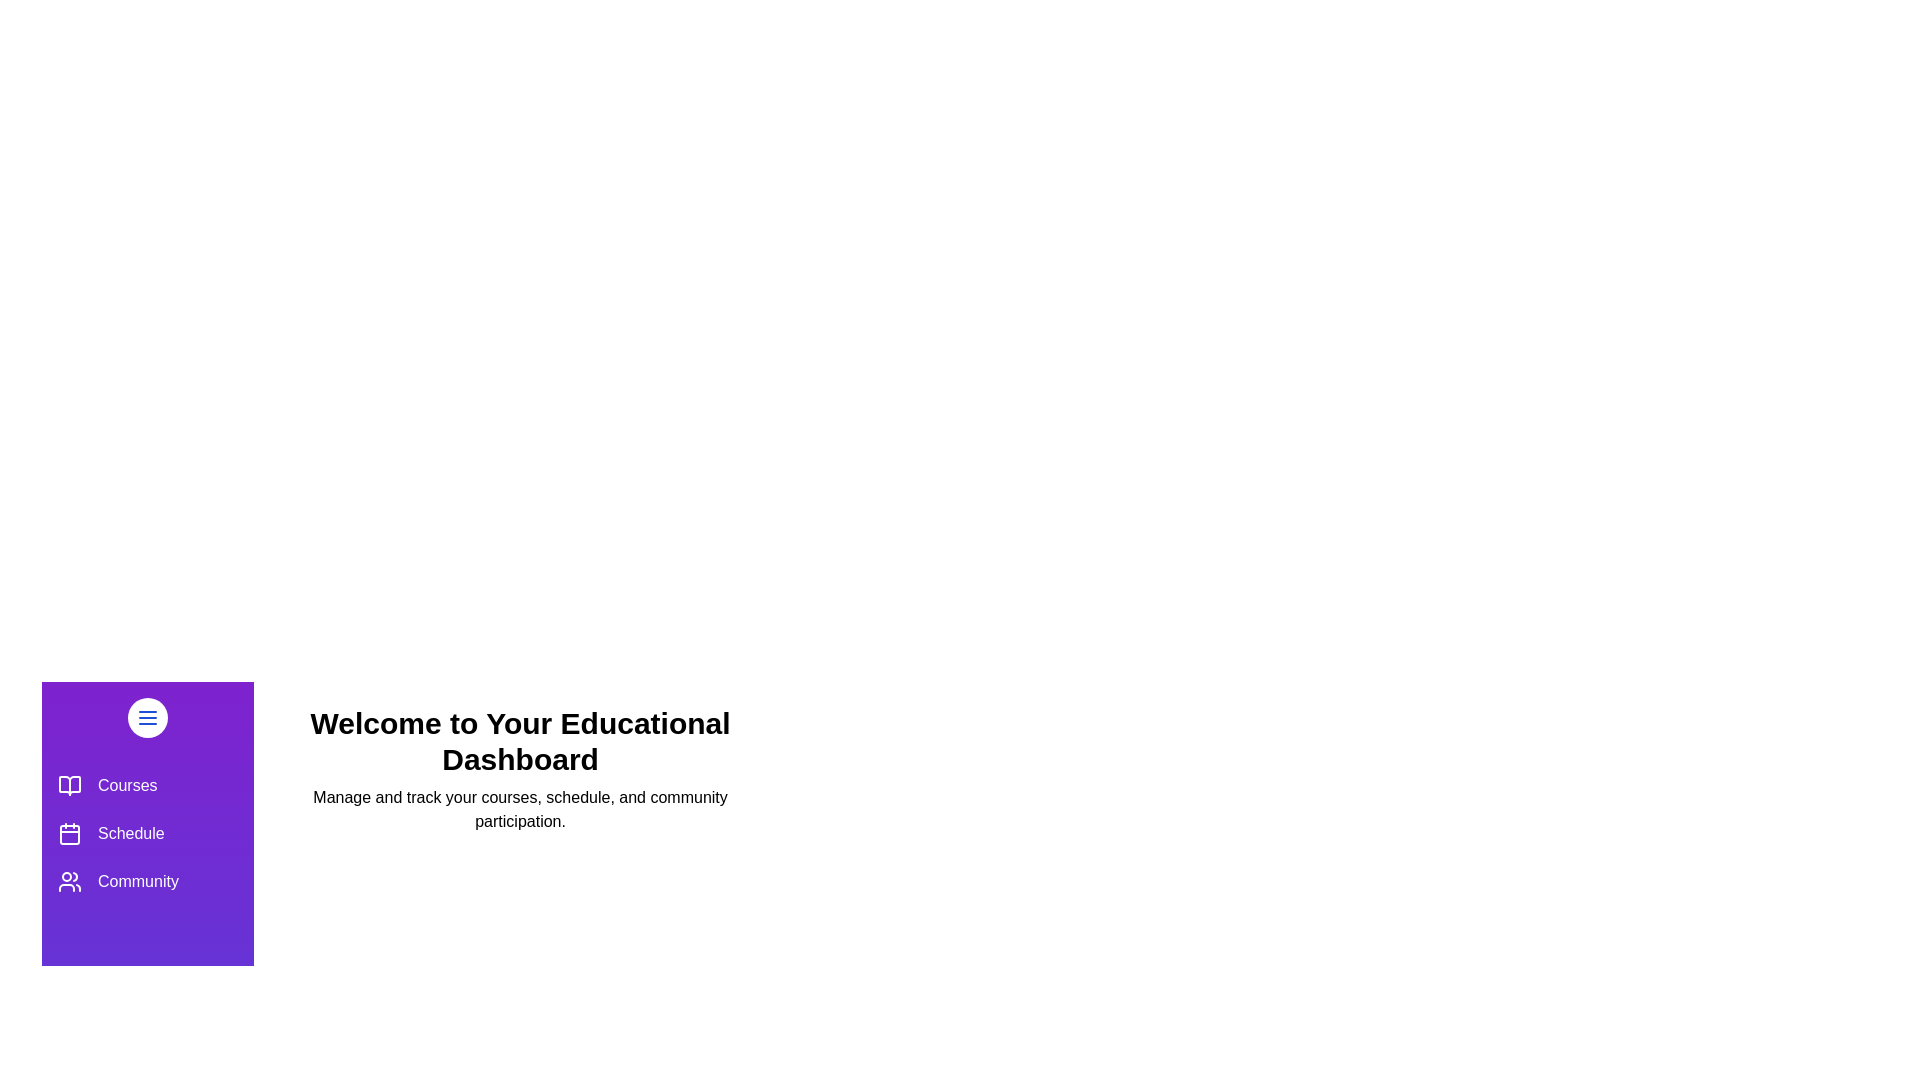 Image resolution: width=1920 pixels, height=1080 pixels. I want to click on the 'Courses' option in the sidebar, so click(147, 785).